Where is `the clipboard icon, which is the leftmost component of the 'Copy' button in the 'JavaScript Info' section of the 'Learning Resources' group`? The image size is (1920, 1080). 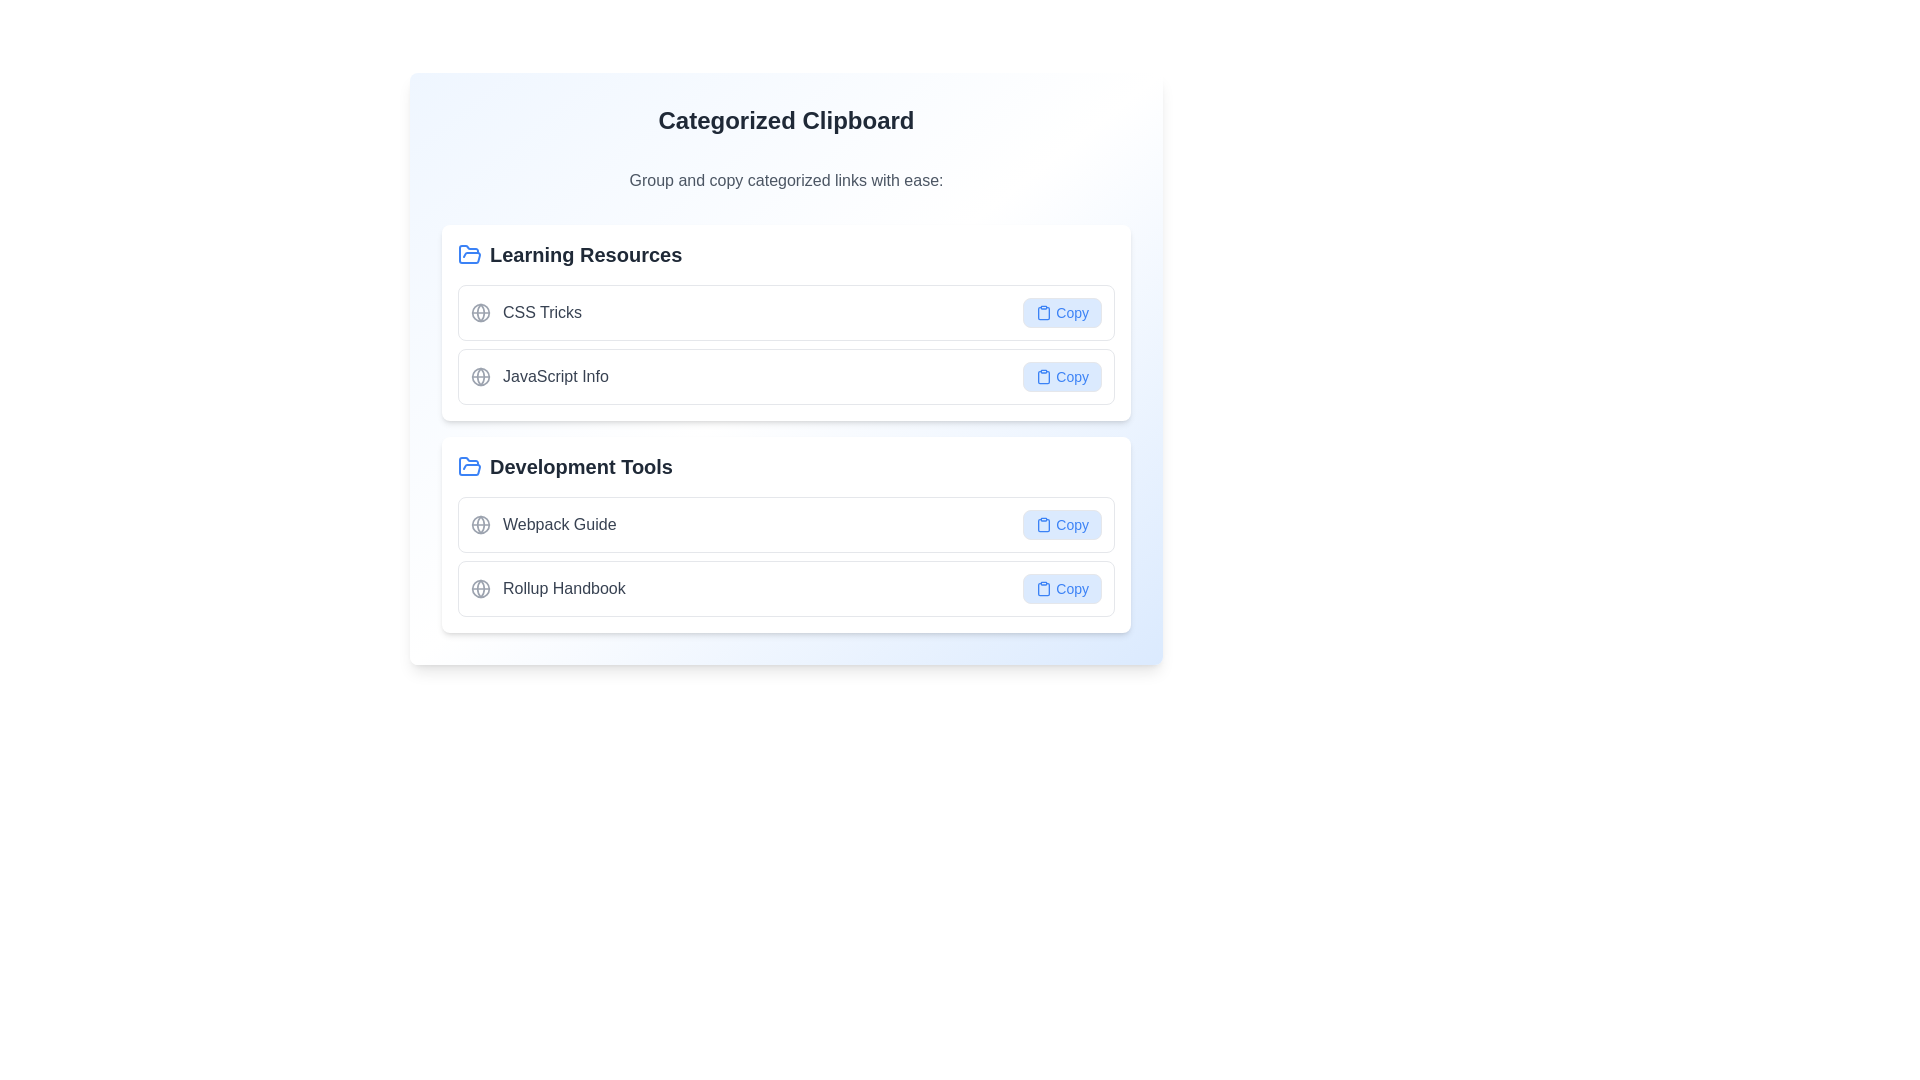 the clipboard icon, which is the leftmost component of the 'Copy' button in the 'JavaScript Info' section of the 'Learning Resources' group is located at coordinates (1043, 377).